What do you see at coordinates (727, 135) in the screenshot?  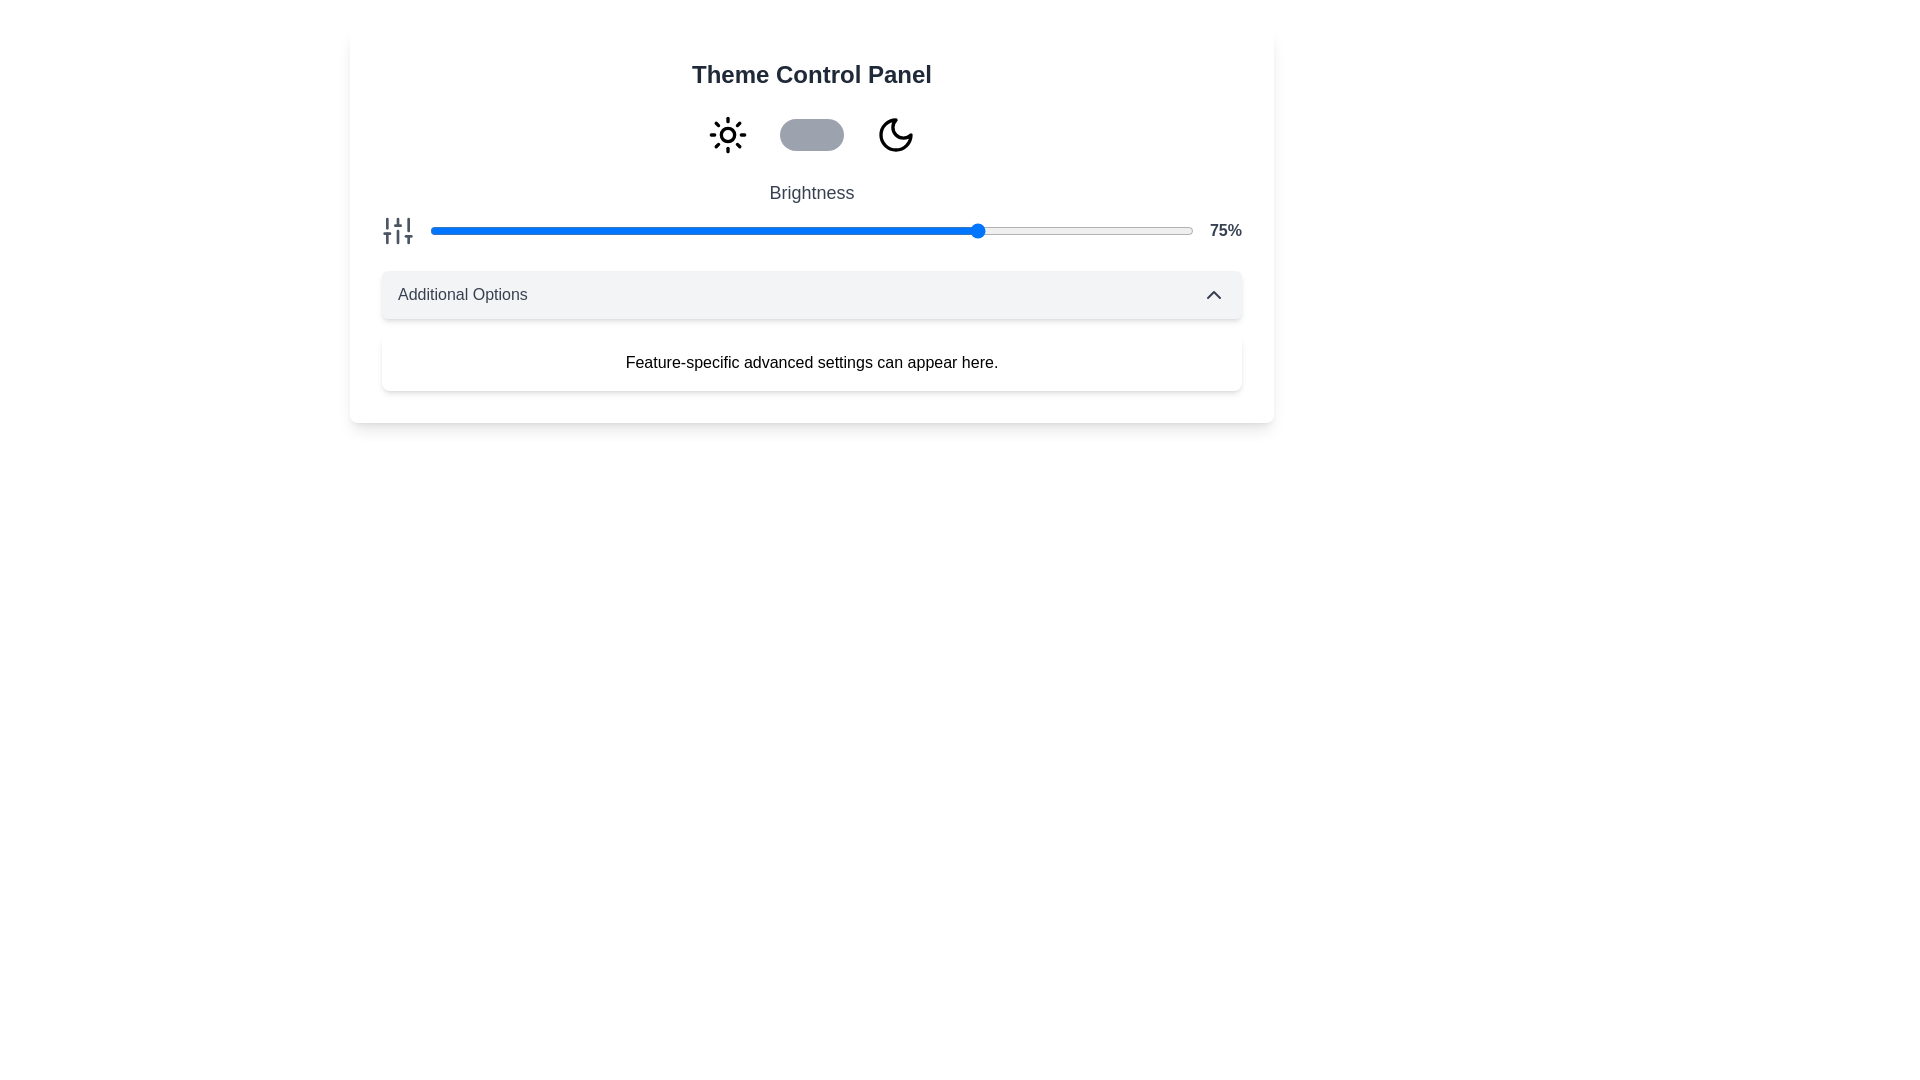 I see `the small decorative circular shape located at the center of the sun icon graphic, which is part of a bright yellow-themed sun icon at the upper section of the panel` at bounding box center [727, 135].